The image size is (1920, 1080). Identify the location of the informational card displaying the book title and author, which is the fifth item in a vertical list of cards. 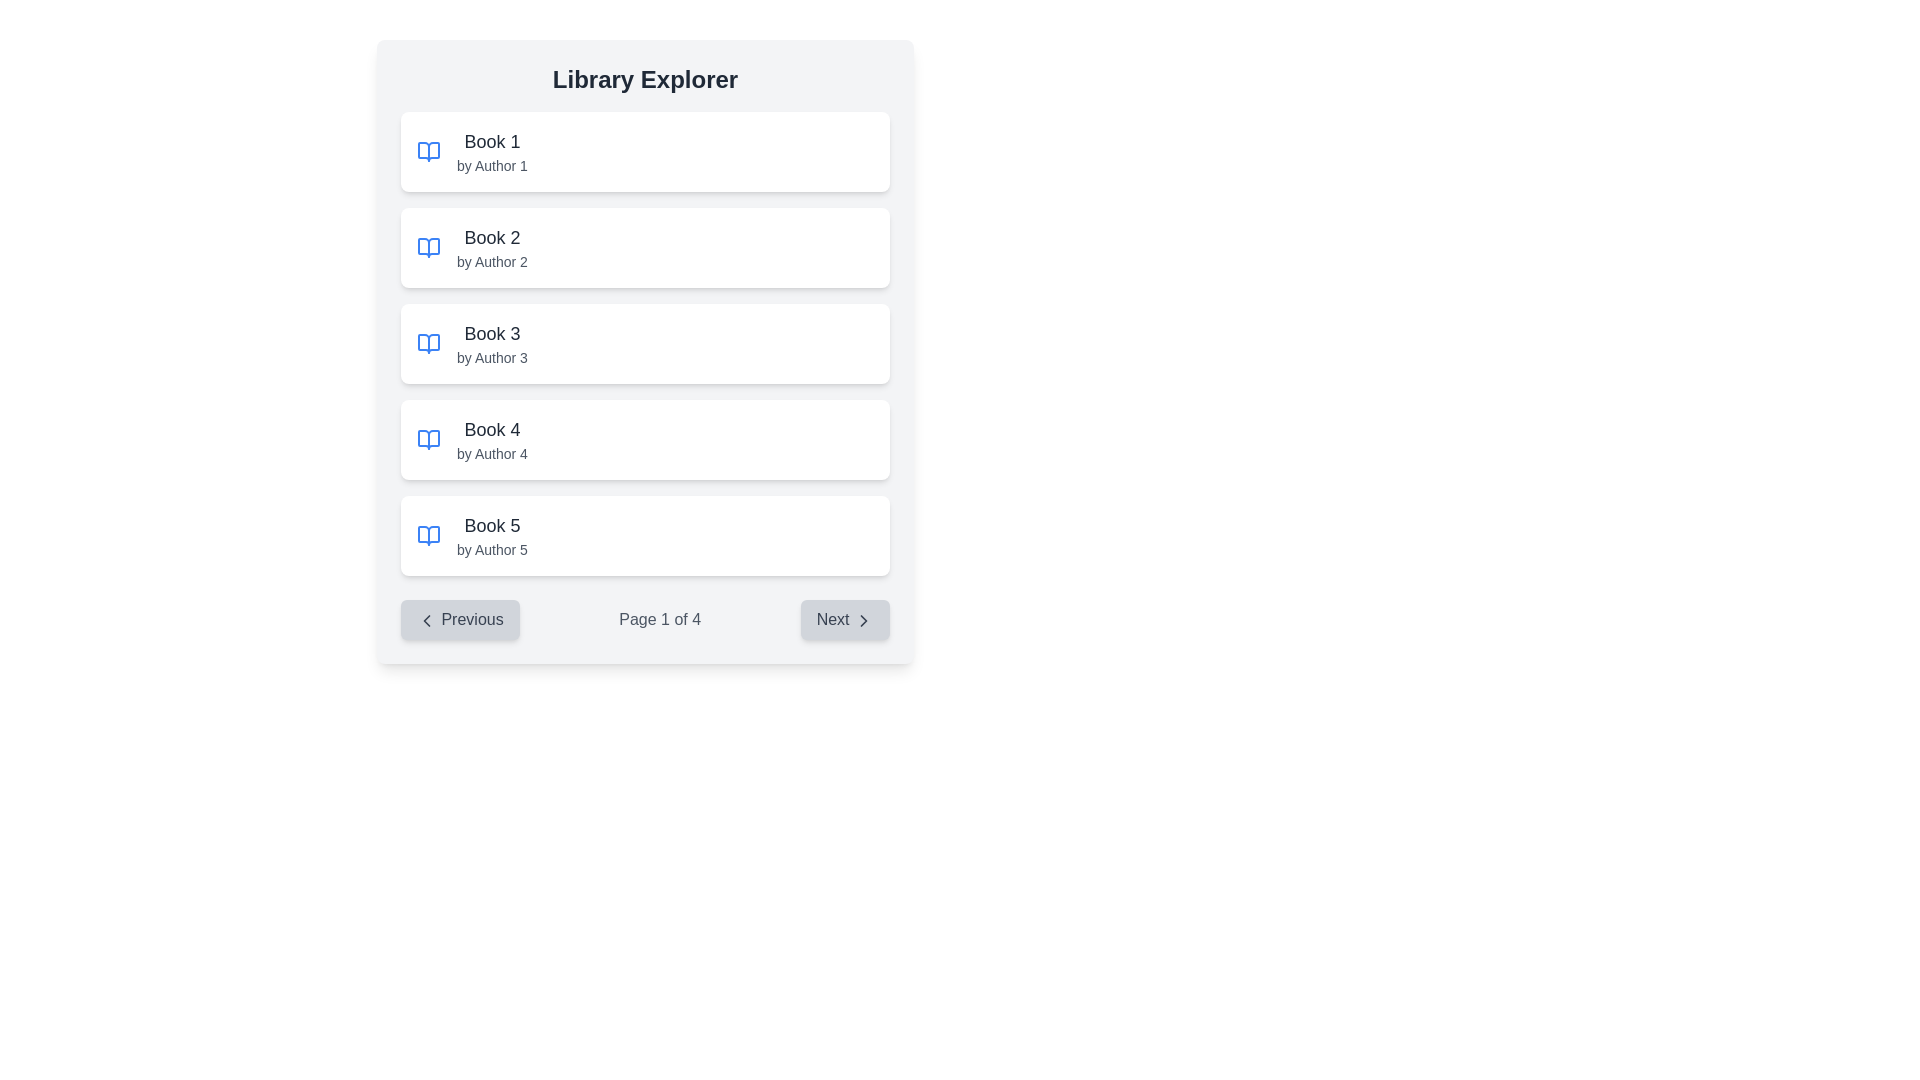
(645, 535).